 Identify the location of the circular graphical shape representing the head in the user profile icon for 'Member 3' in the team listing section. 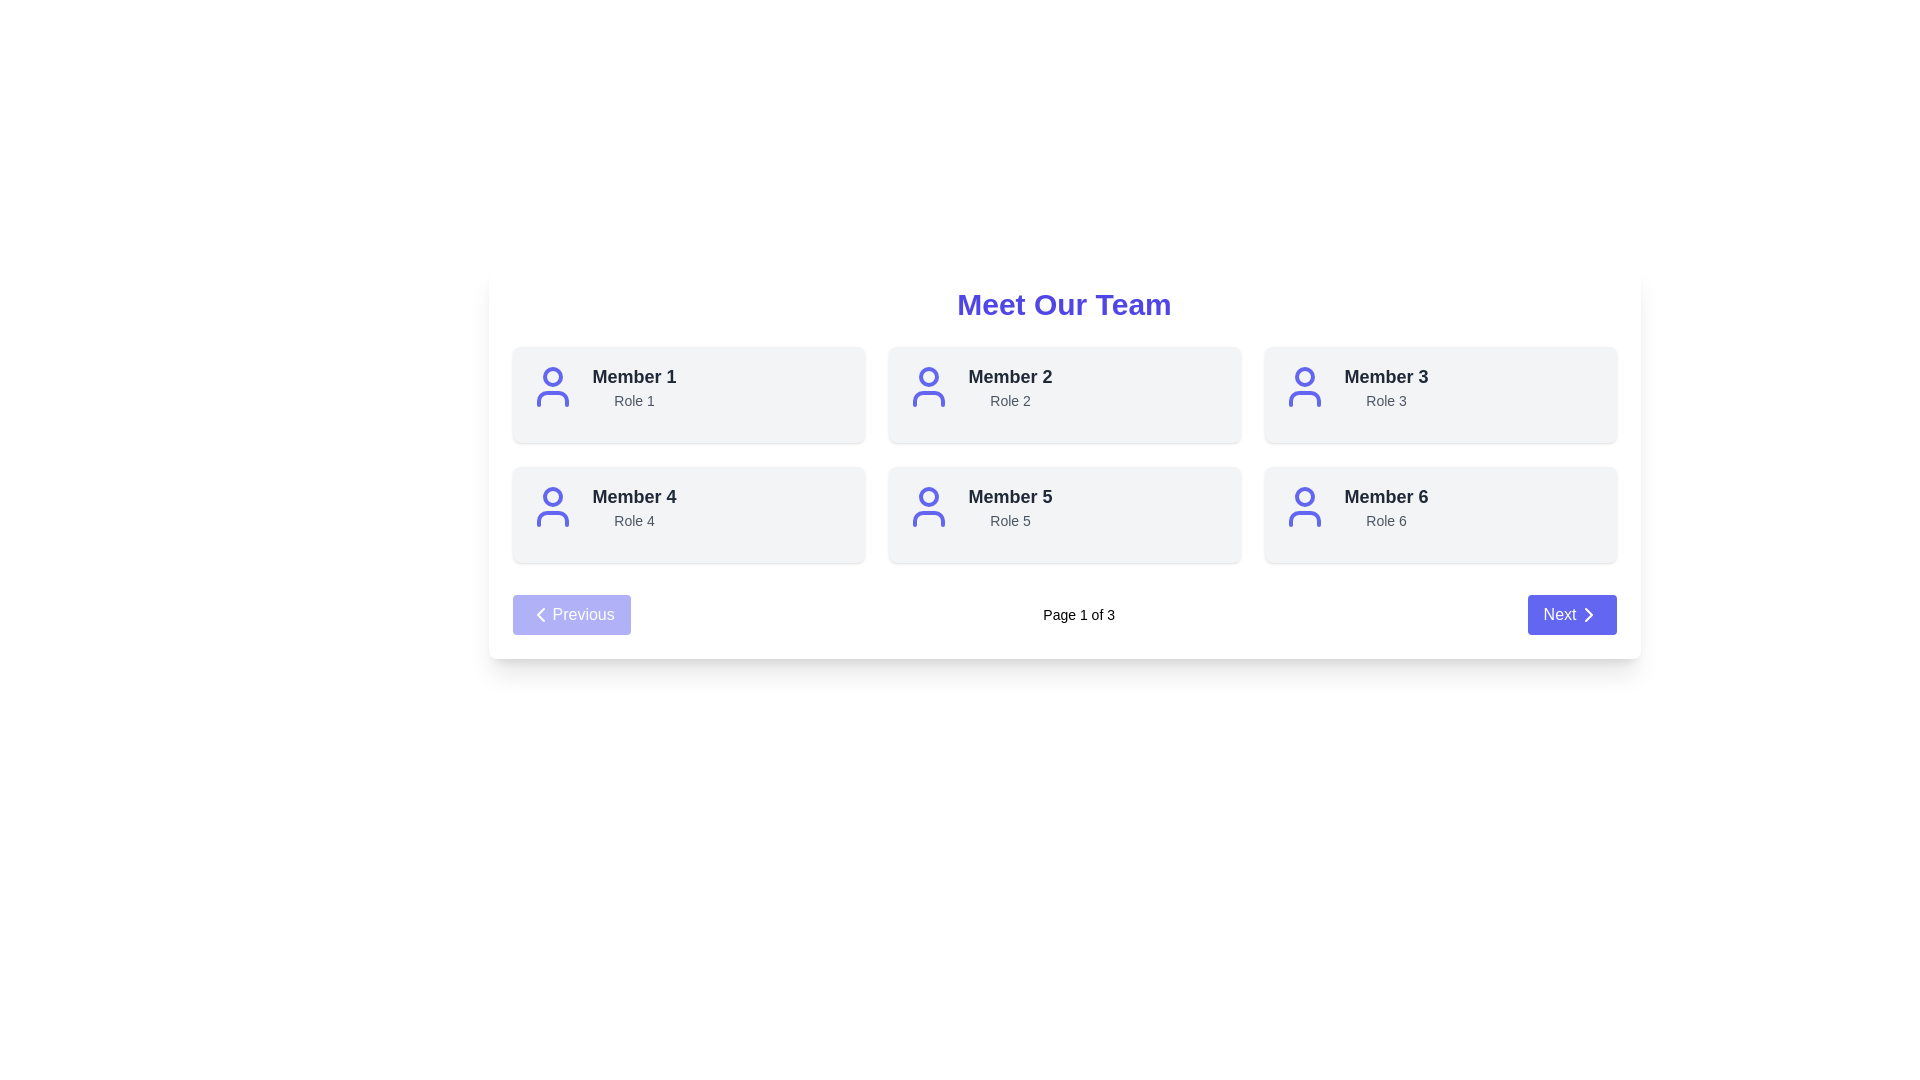
(1304, 377).